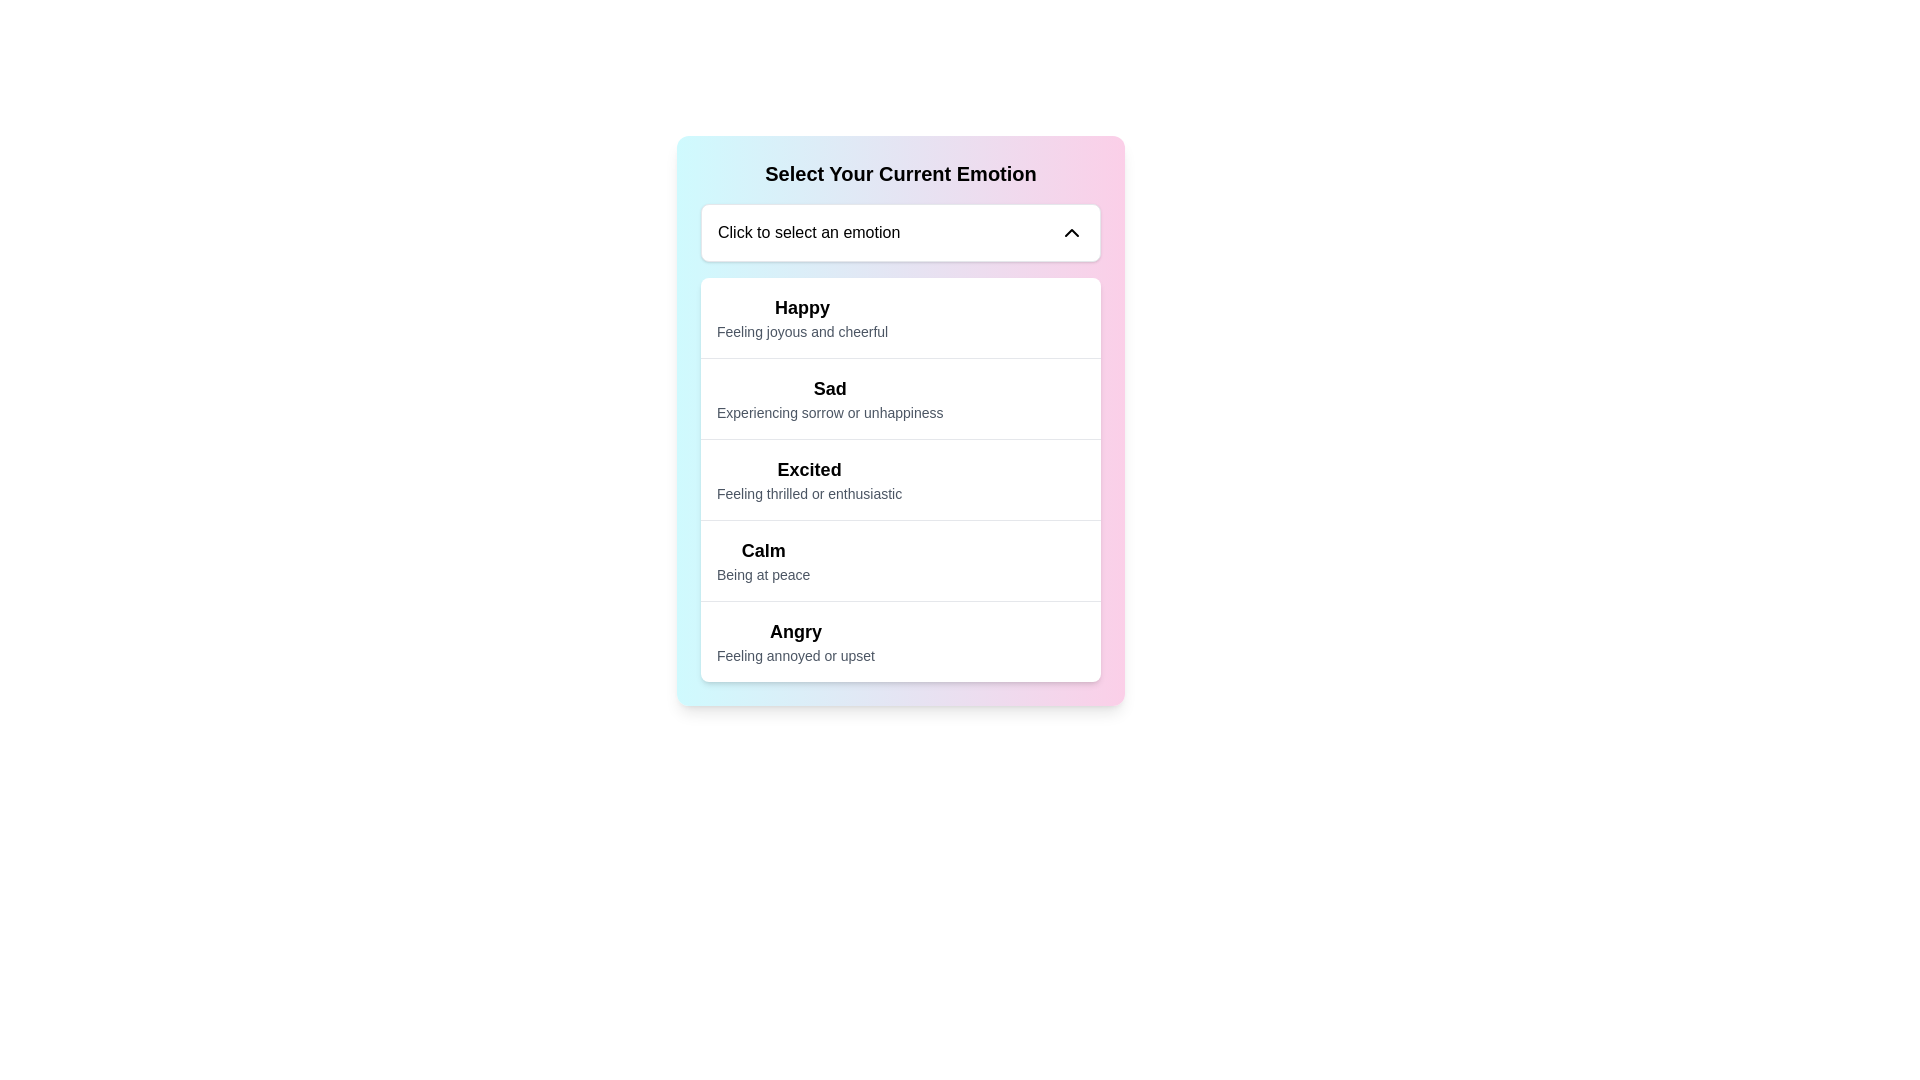  What do you see at coordinates (1070, 231) in the screenshot?
I see `the icon aligned to the far right side of the rectangular selection box labeled 'Click to select an emotion'` at bounding box center [1070, 231].